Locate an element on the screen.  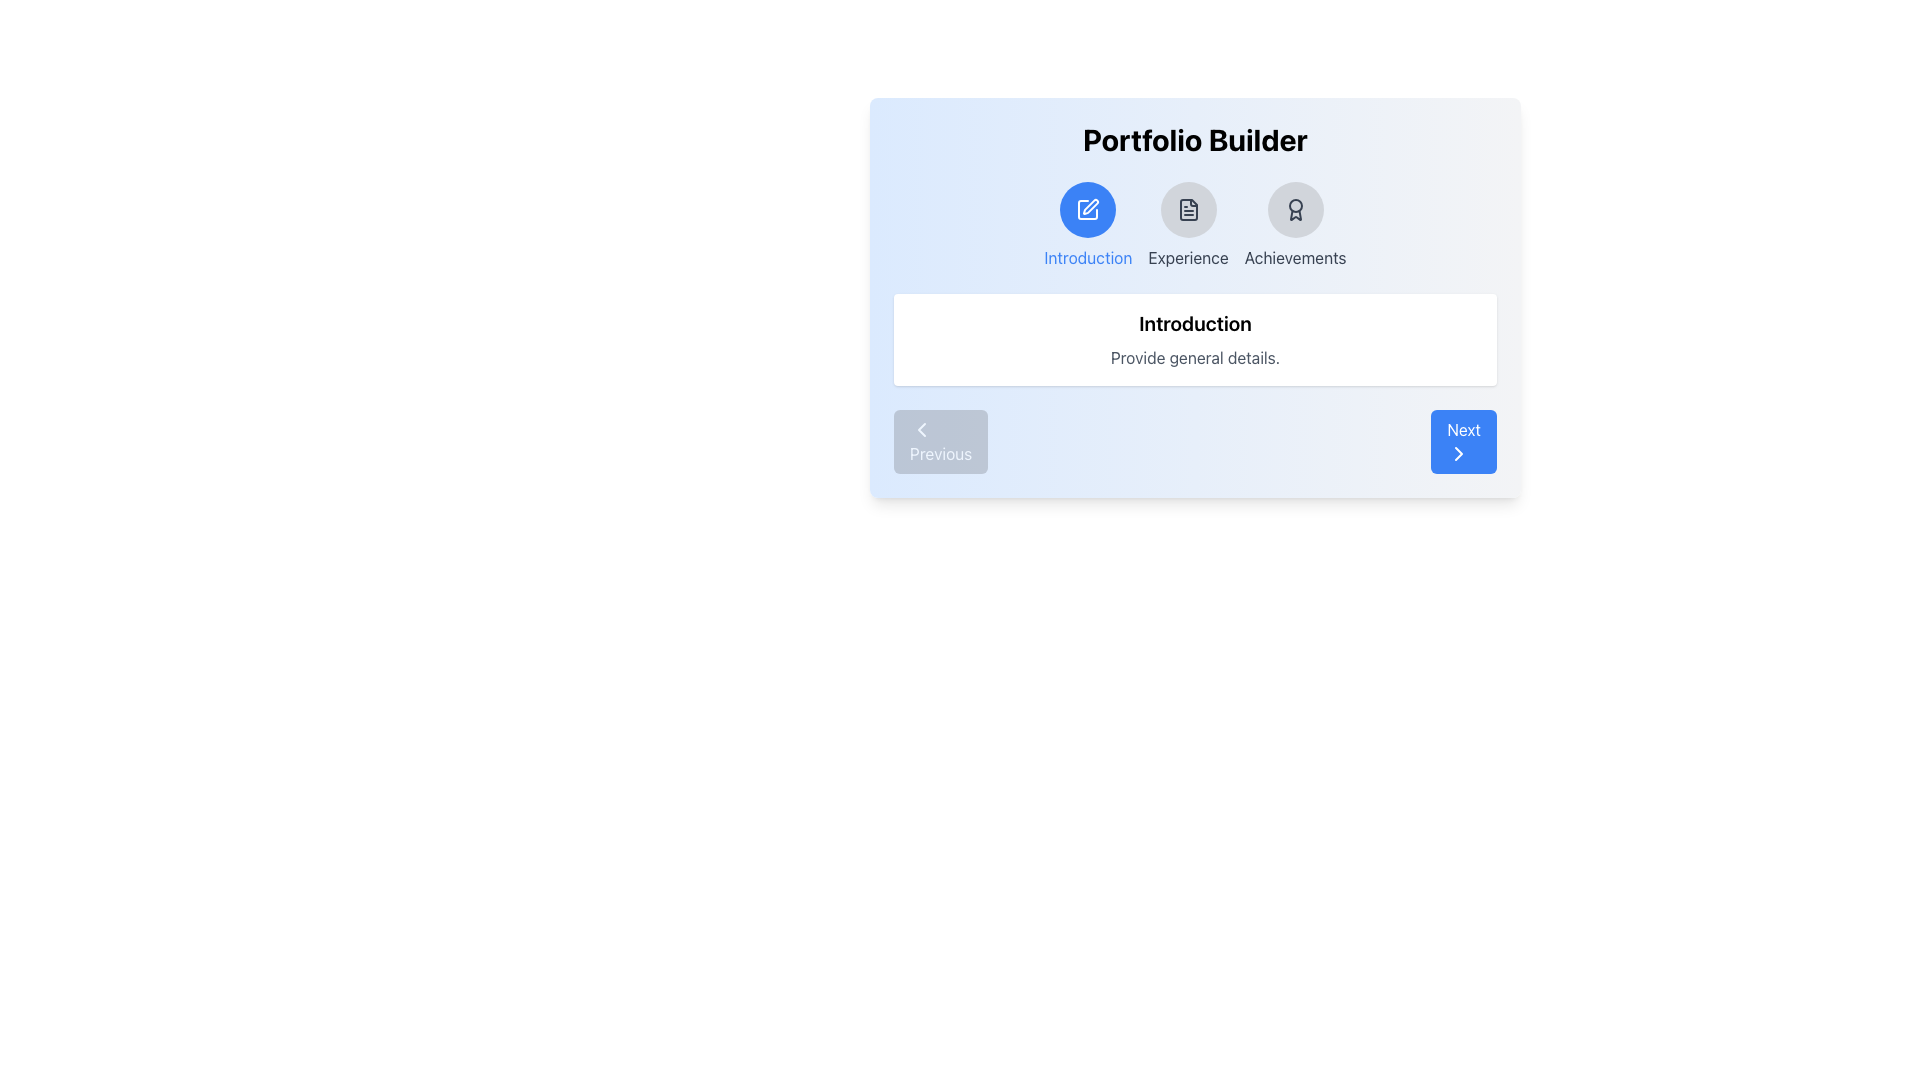
the prominent bold heading labeled 'Introduction', which is styled in a large black font and located within a white box with rounded corners is located at coordinates (1195, 323).